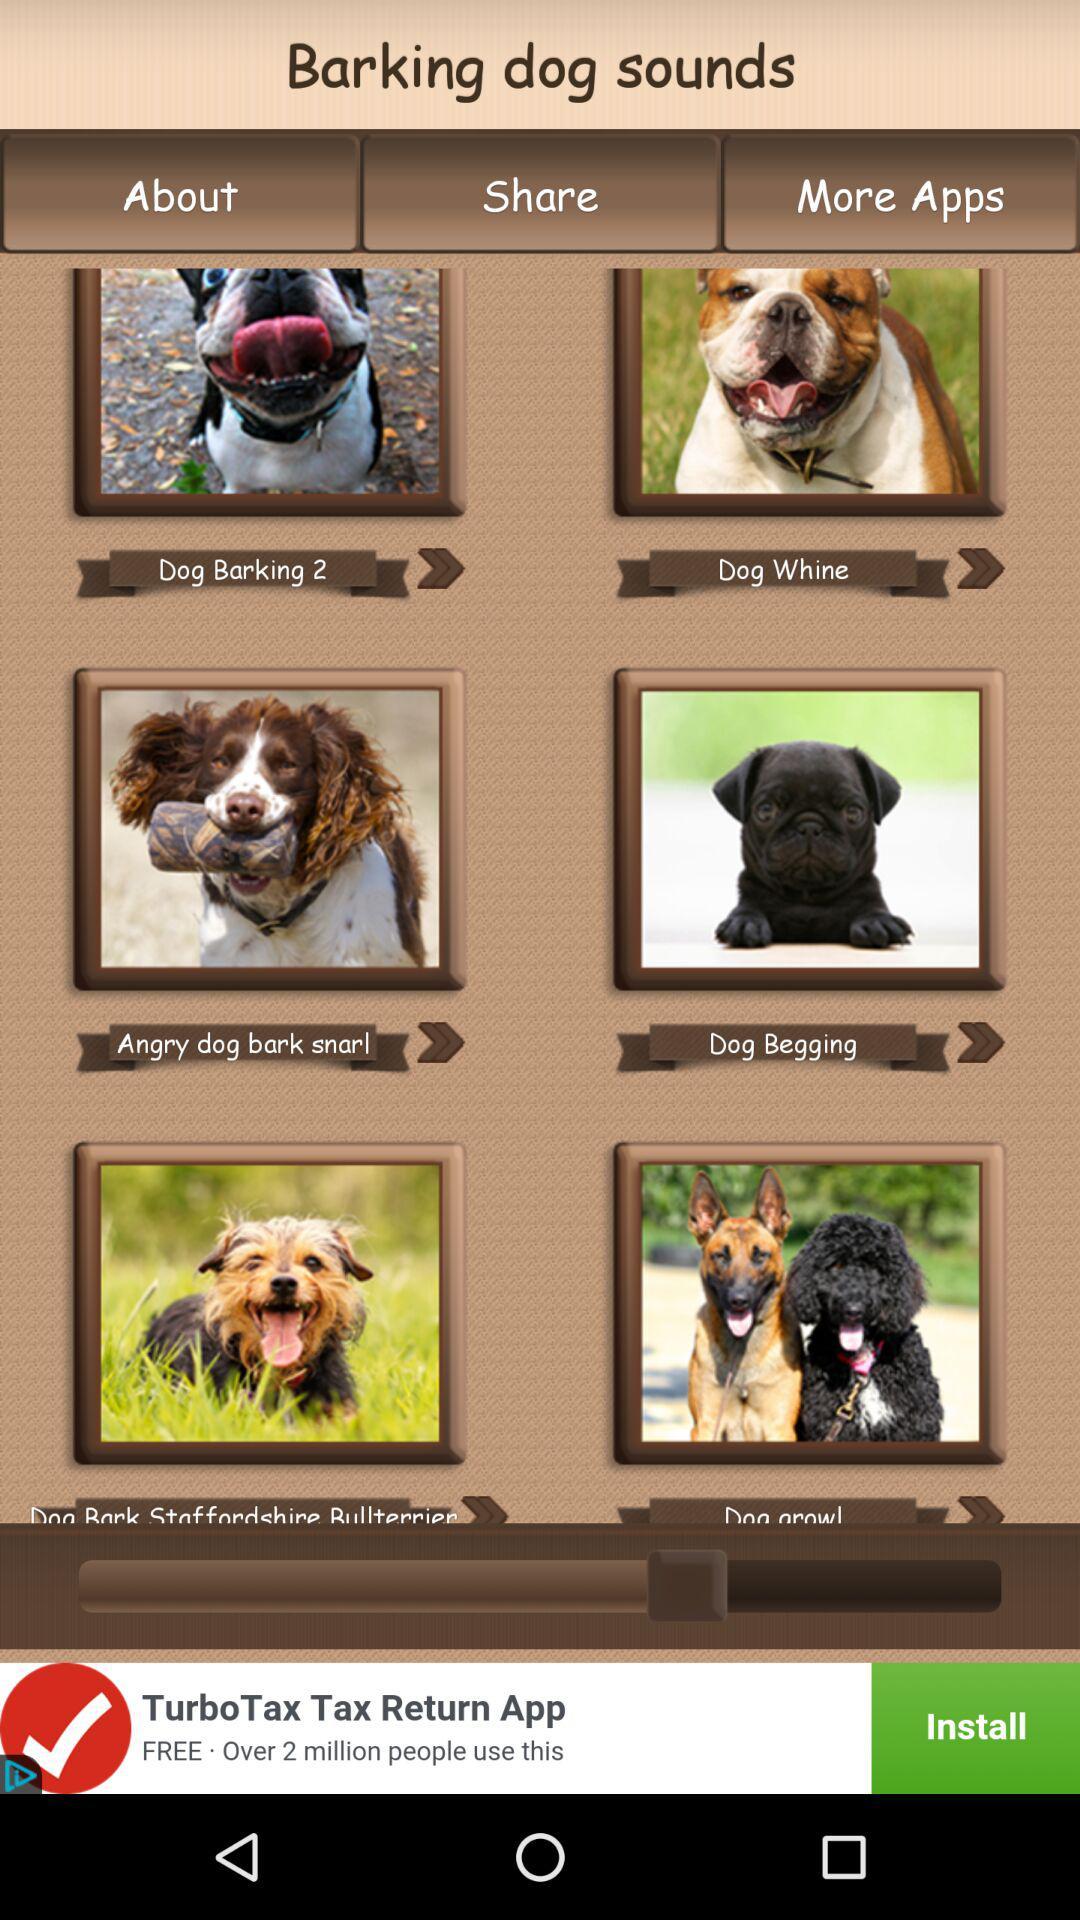 This screenshot has width=1080, height=1920. What do you see at coordinates (810, 394) in the screenshot?
I see `audio` at bounding box center [810, 394].